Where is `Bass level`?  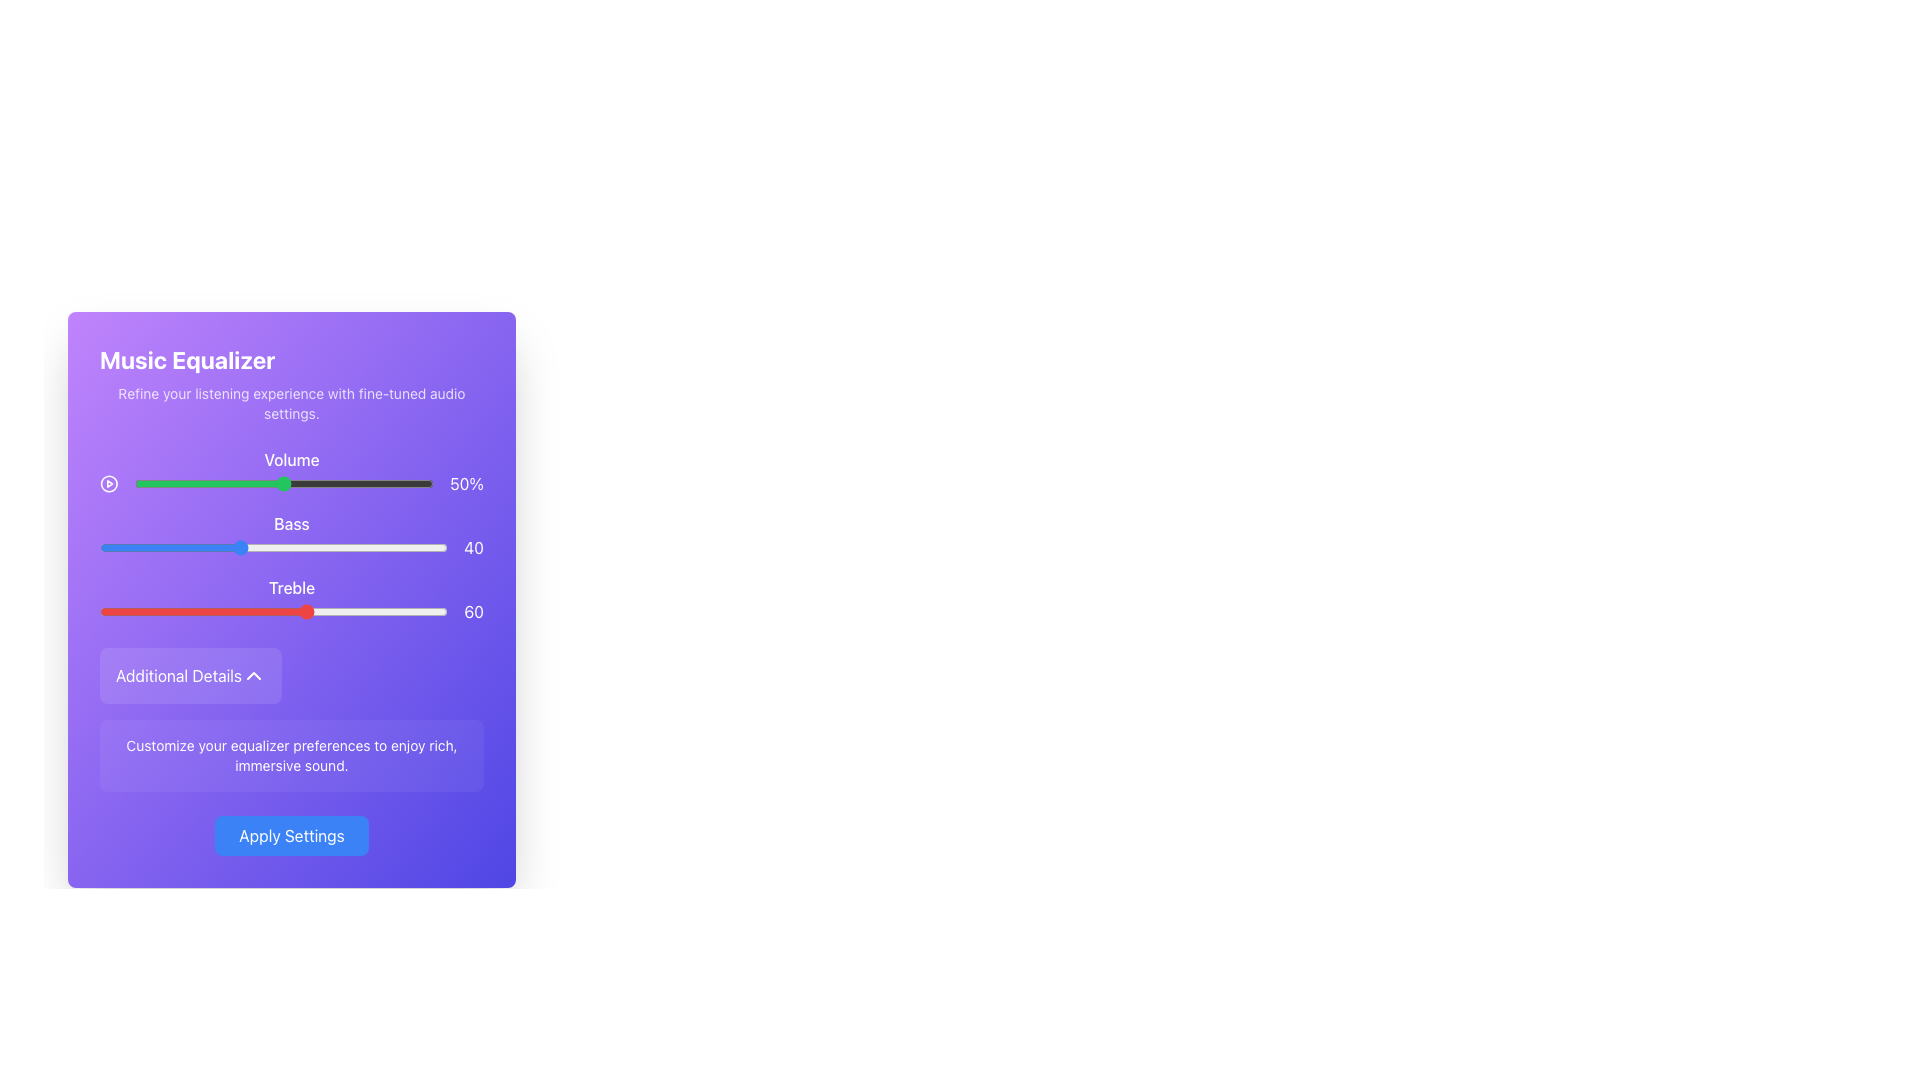
Bass level is located at coordinates (225, 547).